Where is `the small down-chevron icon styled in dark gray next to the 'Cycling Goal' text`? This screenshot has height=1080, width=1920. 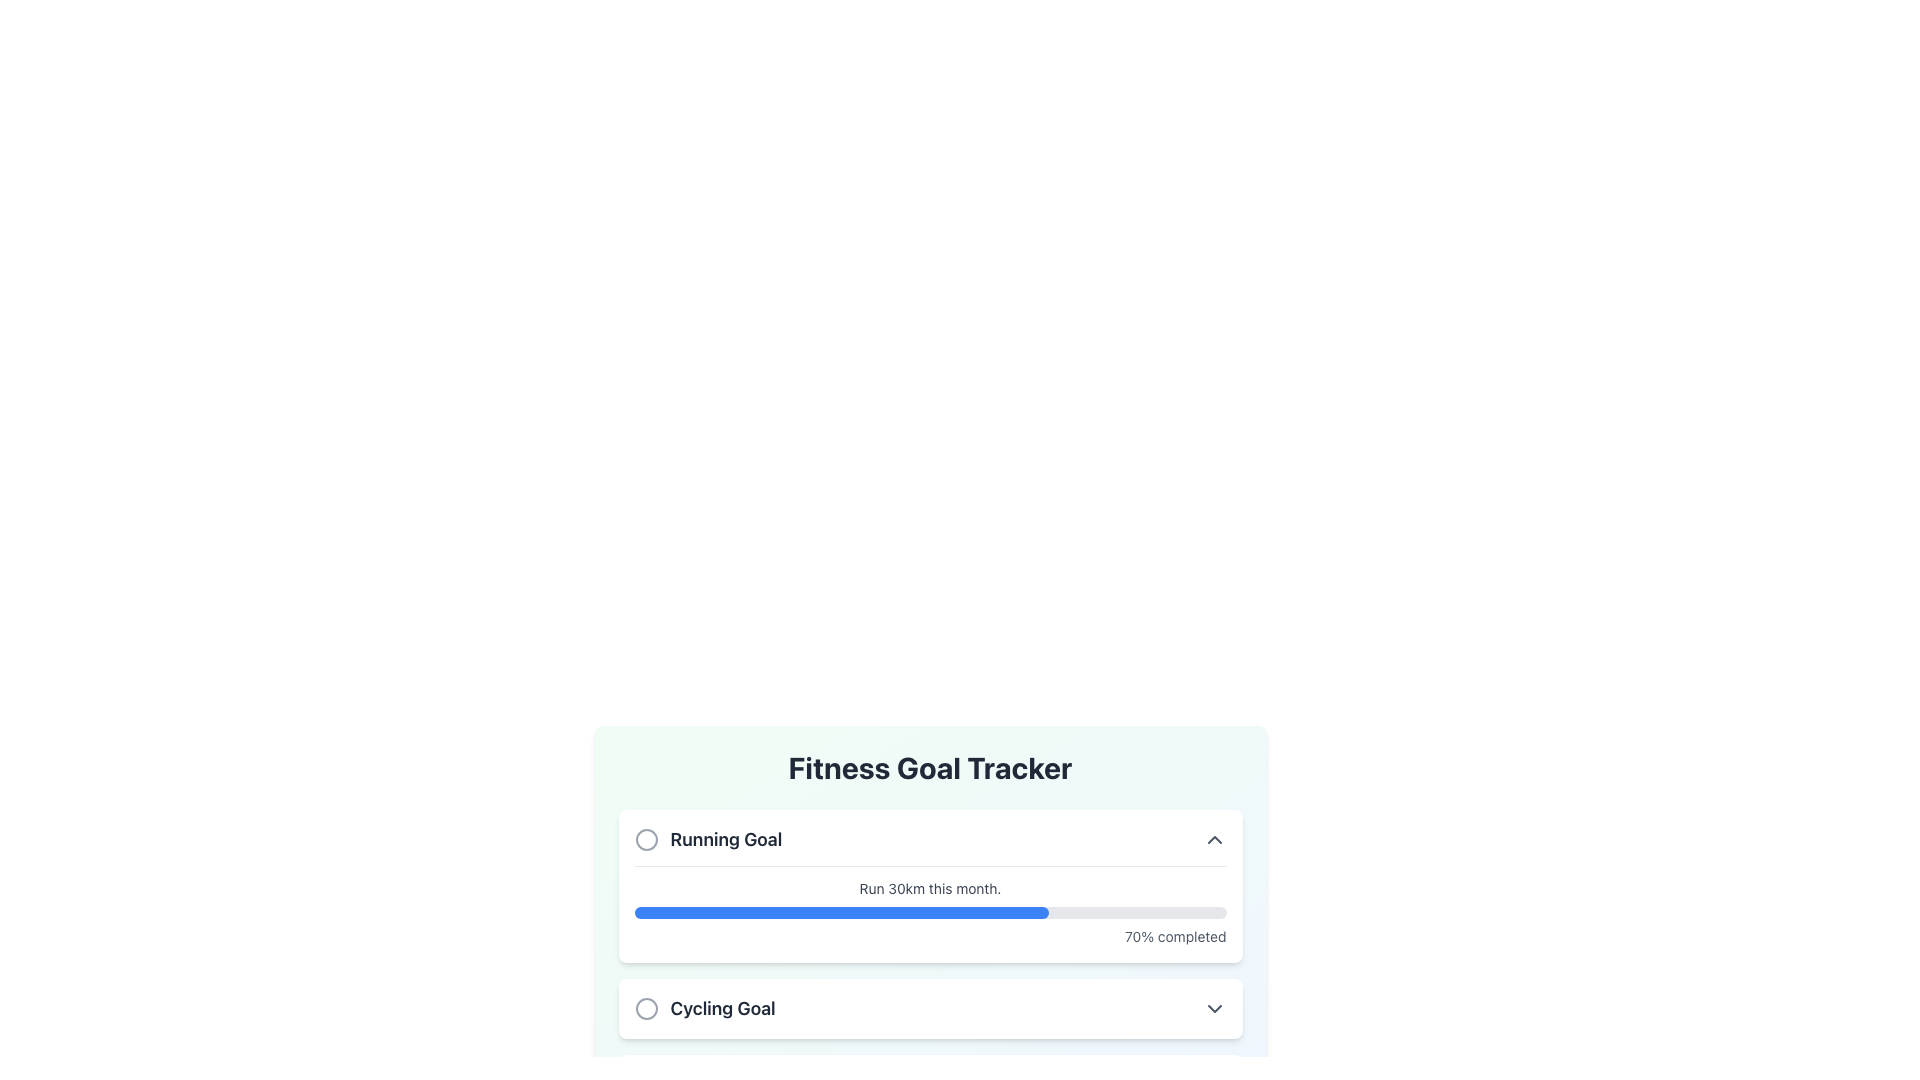 the small down-chevron icon styled in dark gray next to the 'Cycling Goal' text is located at coordinates (1213, 1009).